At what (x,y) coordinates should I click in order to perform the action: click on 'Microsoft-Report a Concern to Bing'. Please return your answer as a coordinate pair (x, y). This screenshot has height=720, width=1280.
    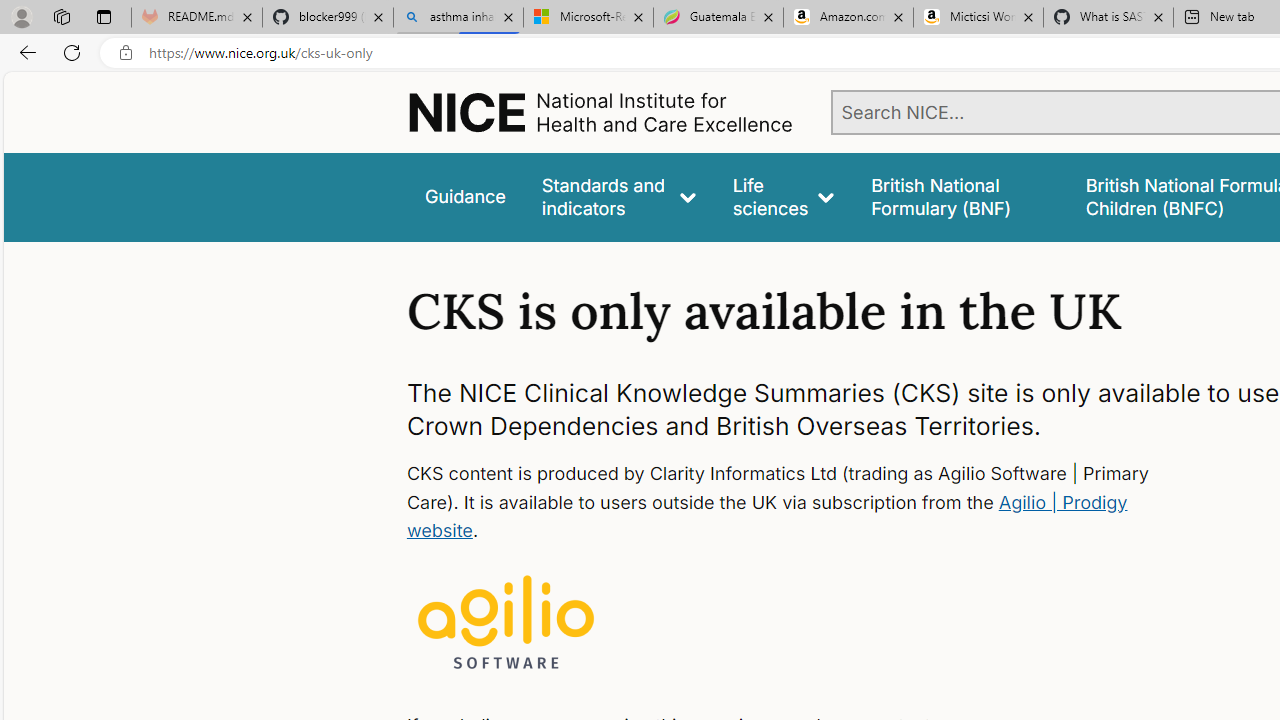
    Looking at the image, I should click on (587, 17).